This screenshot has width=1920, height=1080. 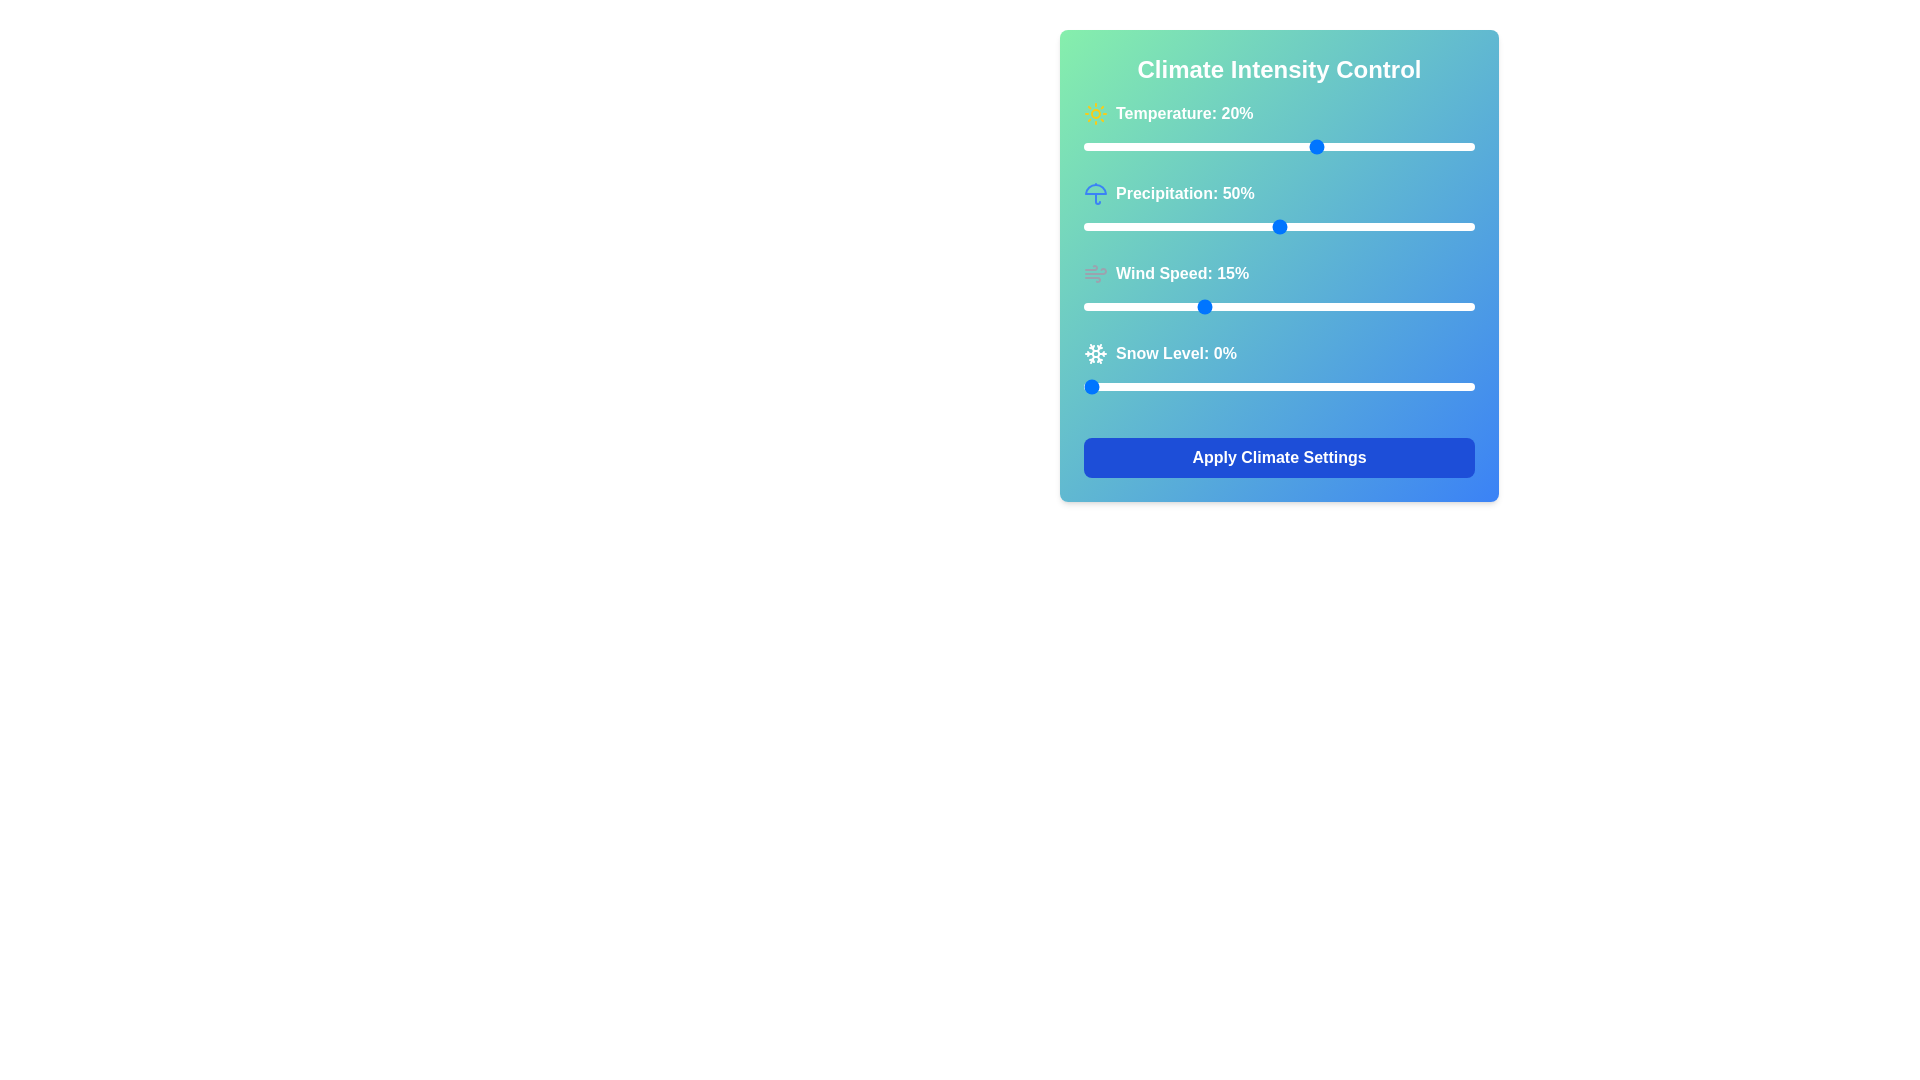 I want to click on the Temperature, so click(x=1177, y=145).